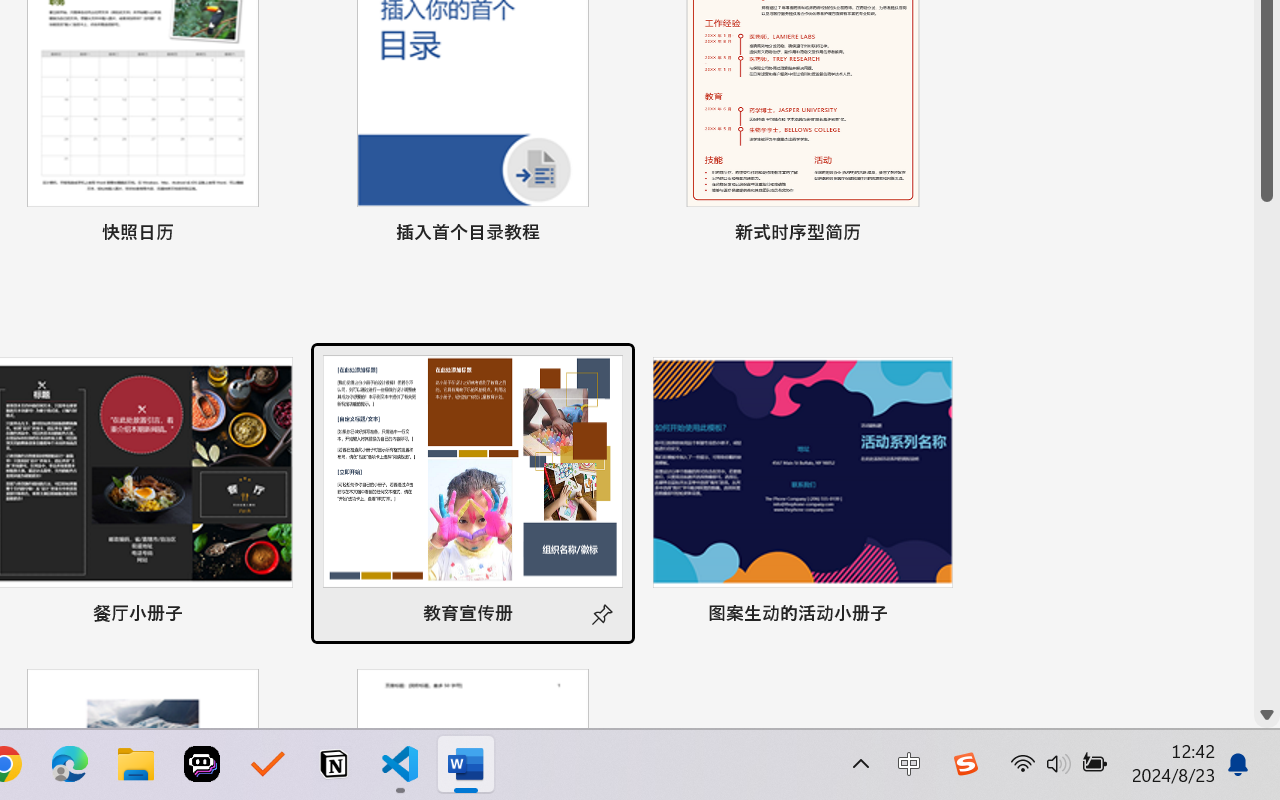 Image resolution: width=1280 pixels, height=800 pixels. Describe the element at coordinates (1266, 714) in the screenshot. I see `'Line down'` at that location.